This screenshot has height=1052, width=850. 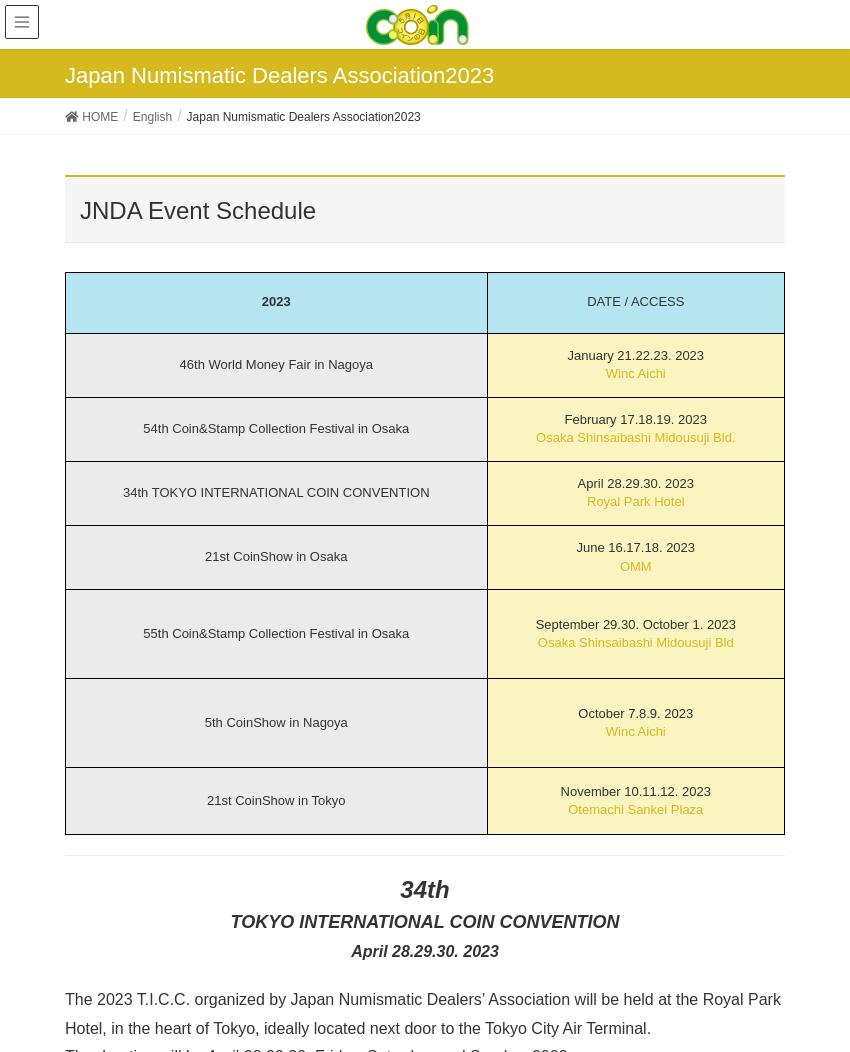 I want to click on 'June 16.17.18. 2023', so click(x=634, y=547).